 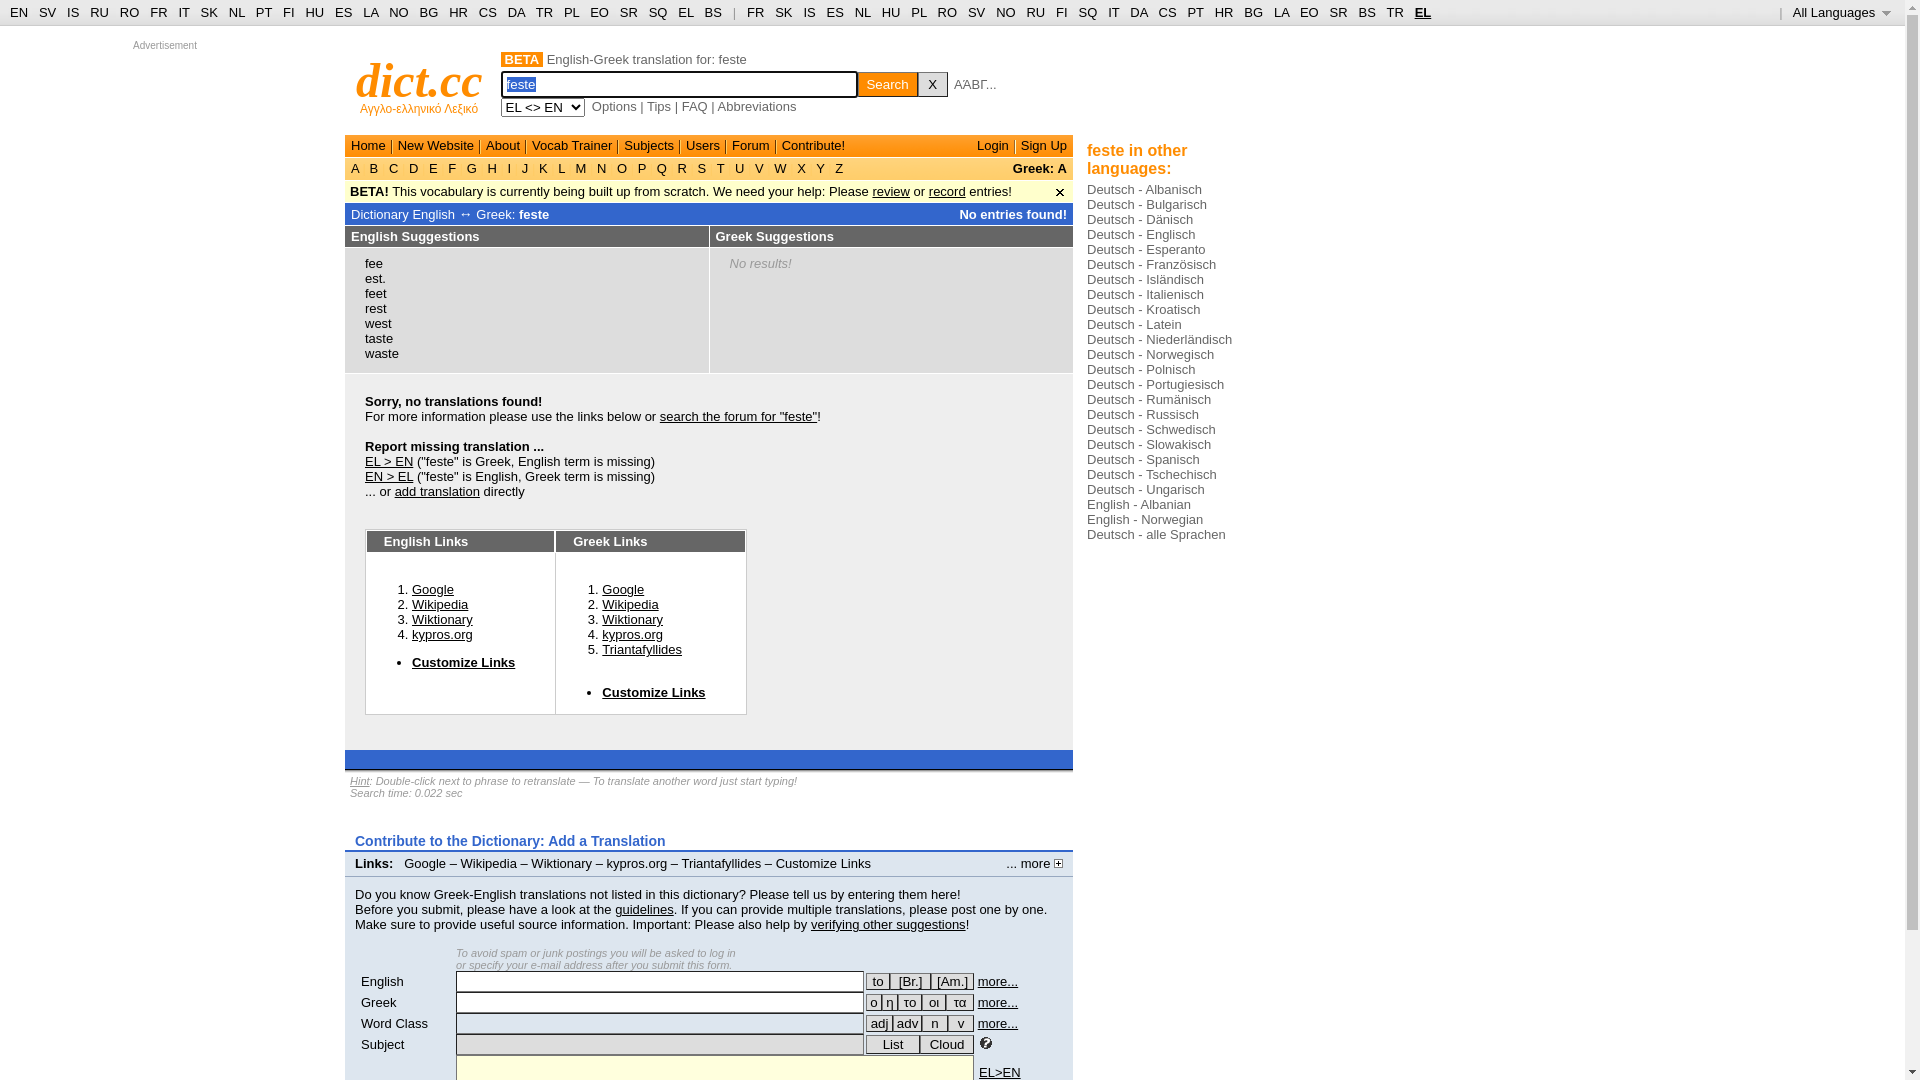 I want to click on 'HU', so click(x=890, y=12).